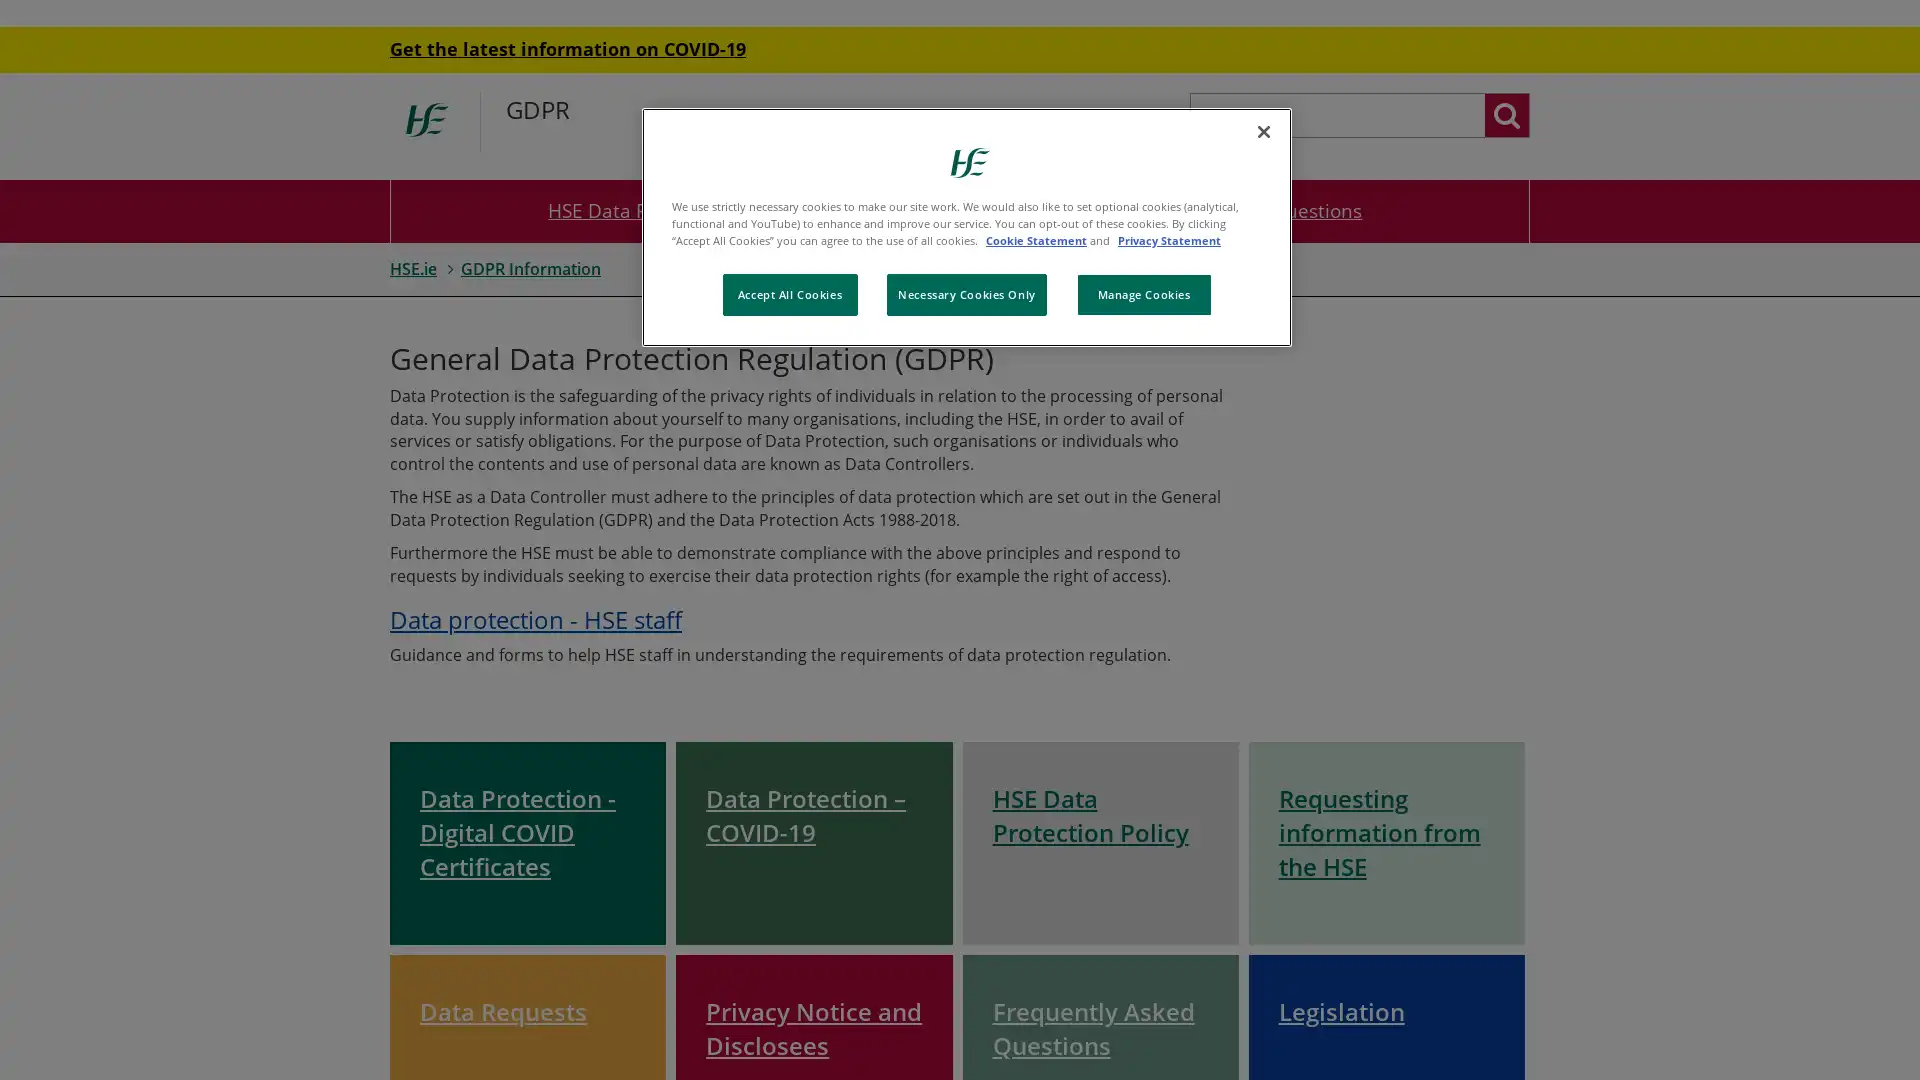 The image size is (1920, 1080). I want to click on Close, so click(1262, 131).